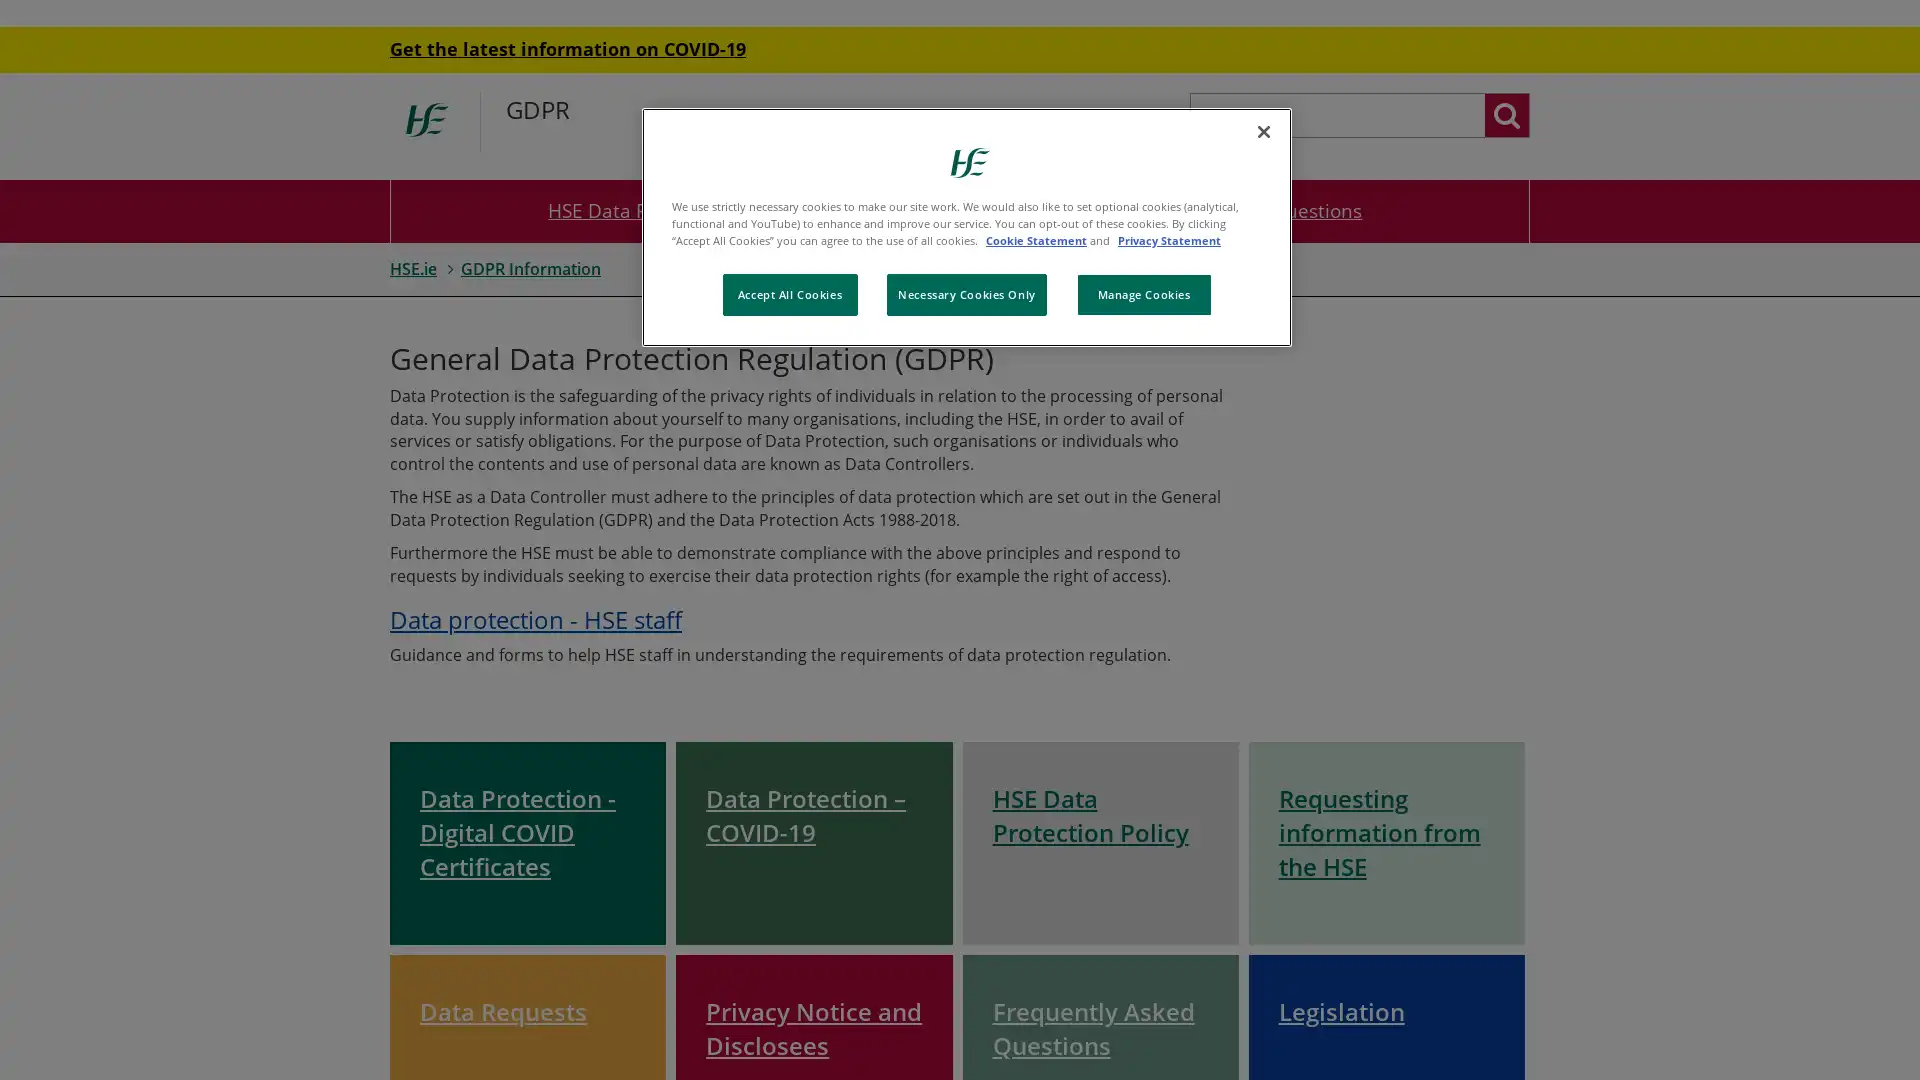 The image size is (1920, 1080). I want to click on Close, so click(1262, 131).